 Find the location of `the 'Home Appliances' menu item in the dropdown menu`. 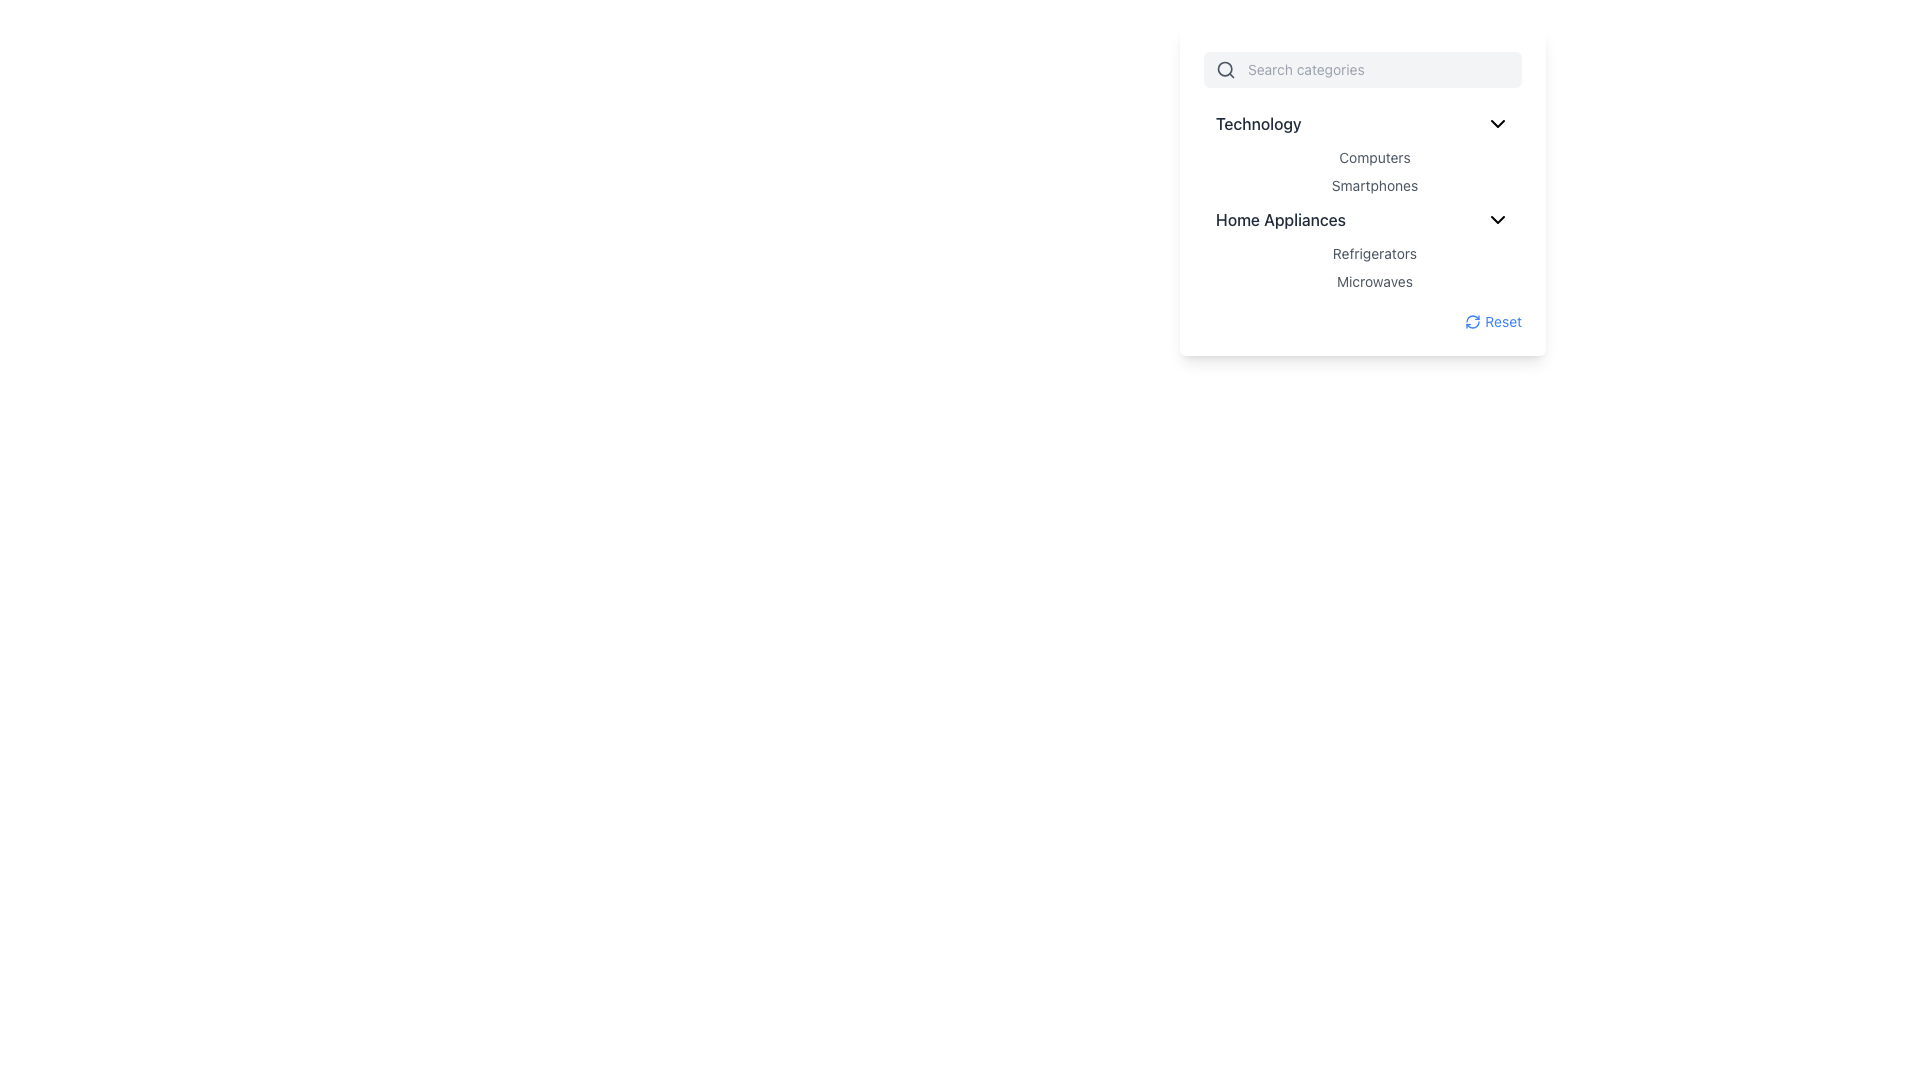

the 'Home Appliances' menu item in the dropdown menu is located at coordinates (1362, 219).